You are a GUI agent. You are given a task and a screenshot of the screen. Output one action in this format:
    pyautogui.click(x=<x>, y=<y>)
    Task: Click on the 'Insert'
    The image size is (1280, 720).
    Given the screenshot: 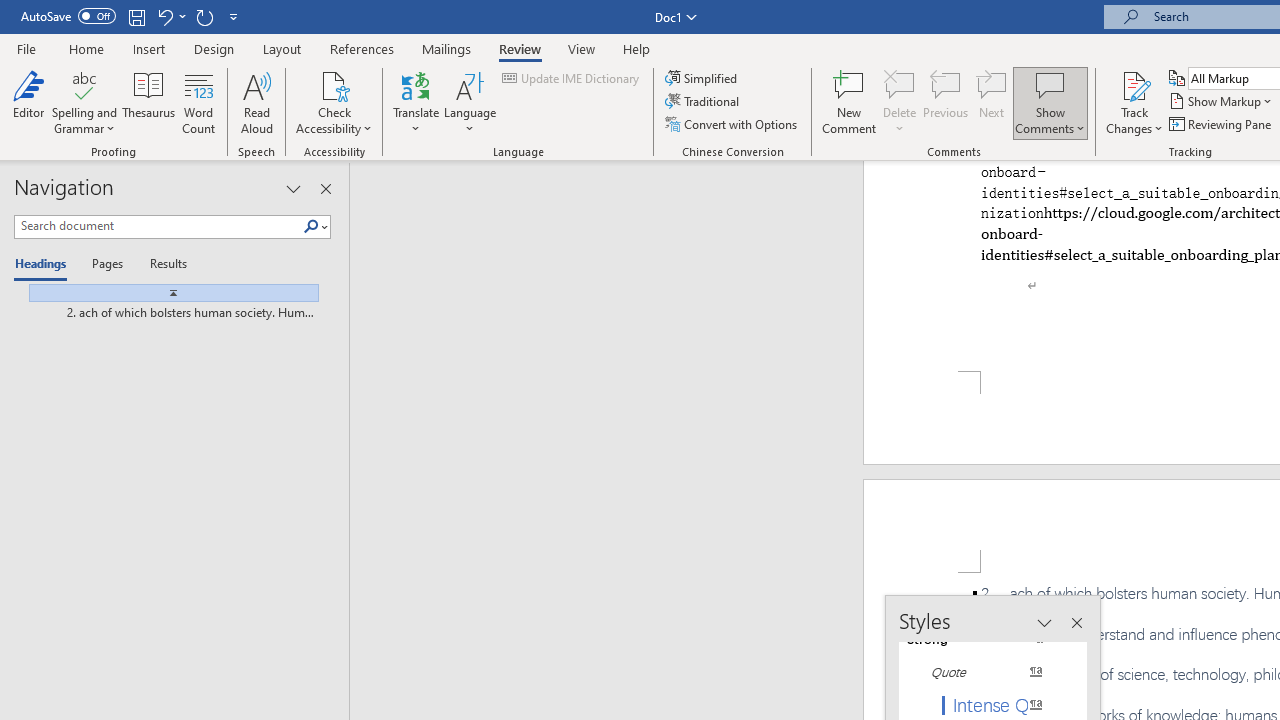 What is the action you would take?
    pyautogui.click(x=148, y=48)
    